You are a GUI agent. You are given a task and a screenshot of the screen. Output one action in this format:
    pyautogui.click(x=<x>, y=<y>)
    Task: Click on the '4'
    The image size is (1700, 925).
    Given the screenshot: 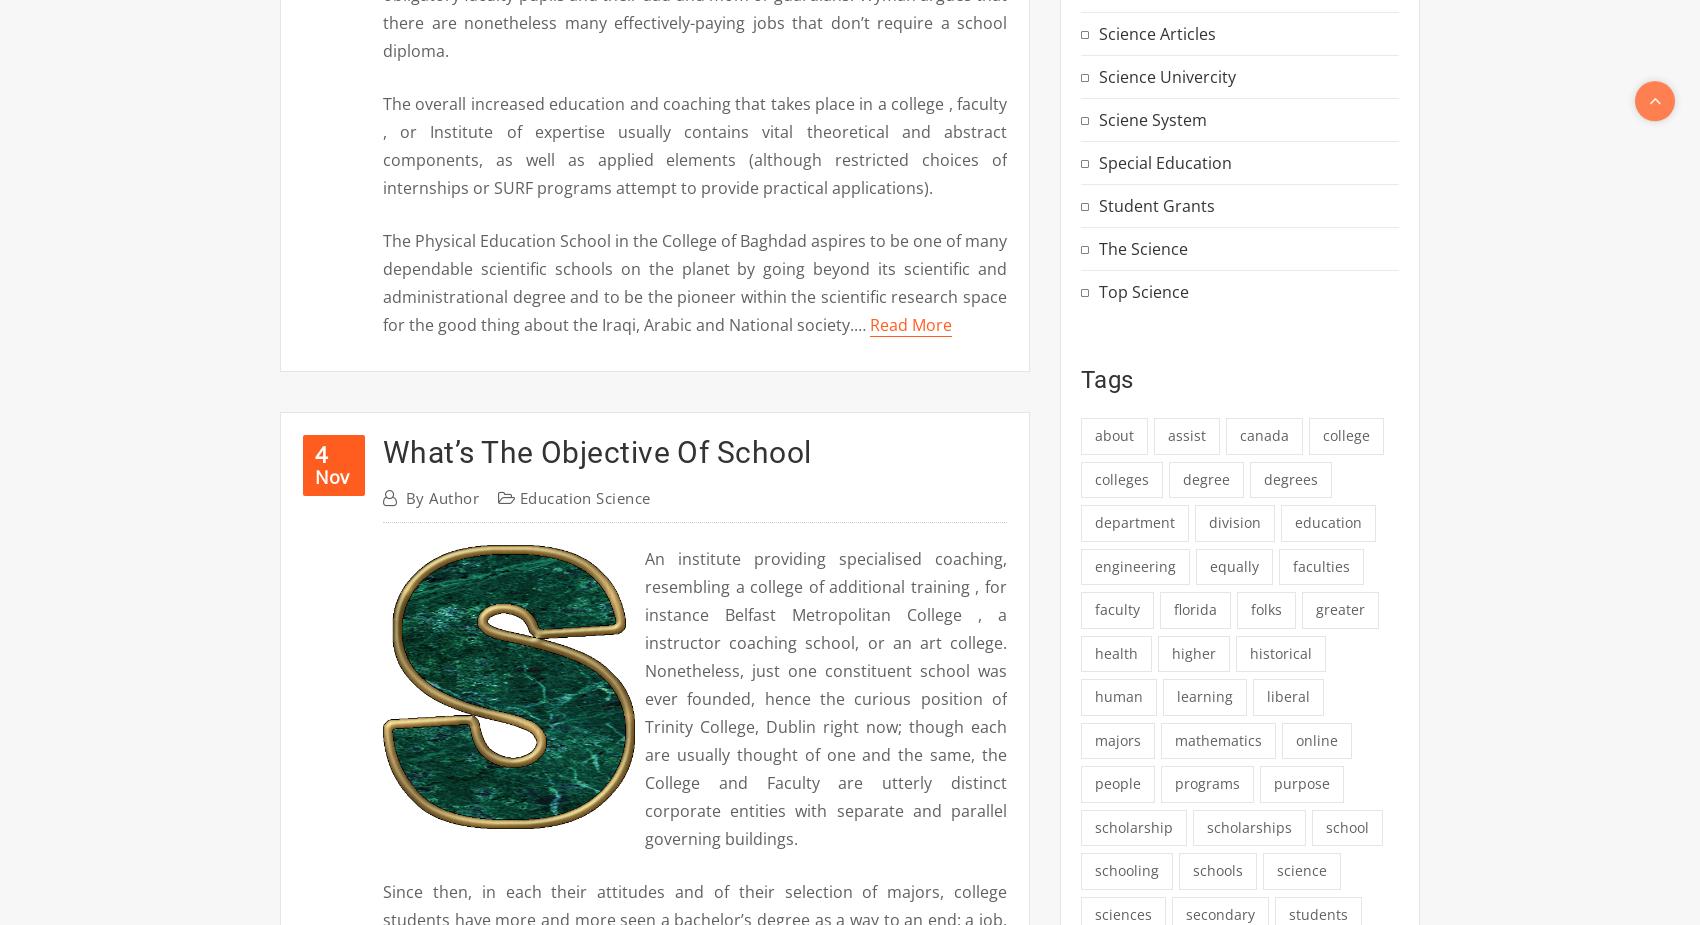 What is the action you would take?
    pyautogui.click(x=320, y=452)
    